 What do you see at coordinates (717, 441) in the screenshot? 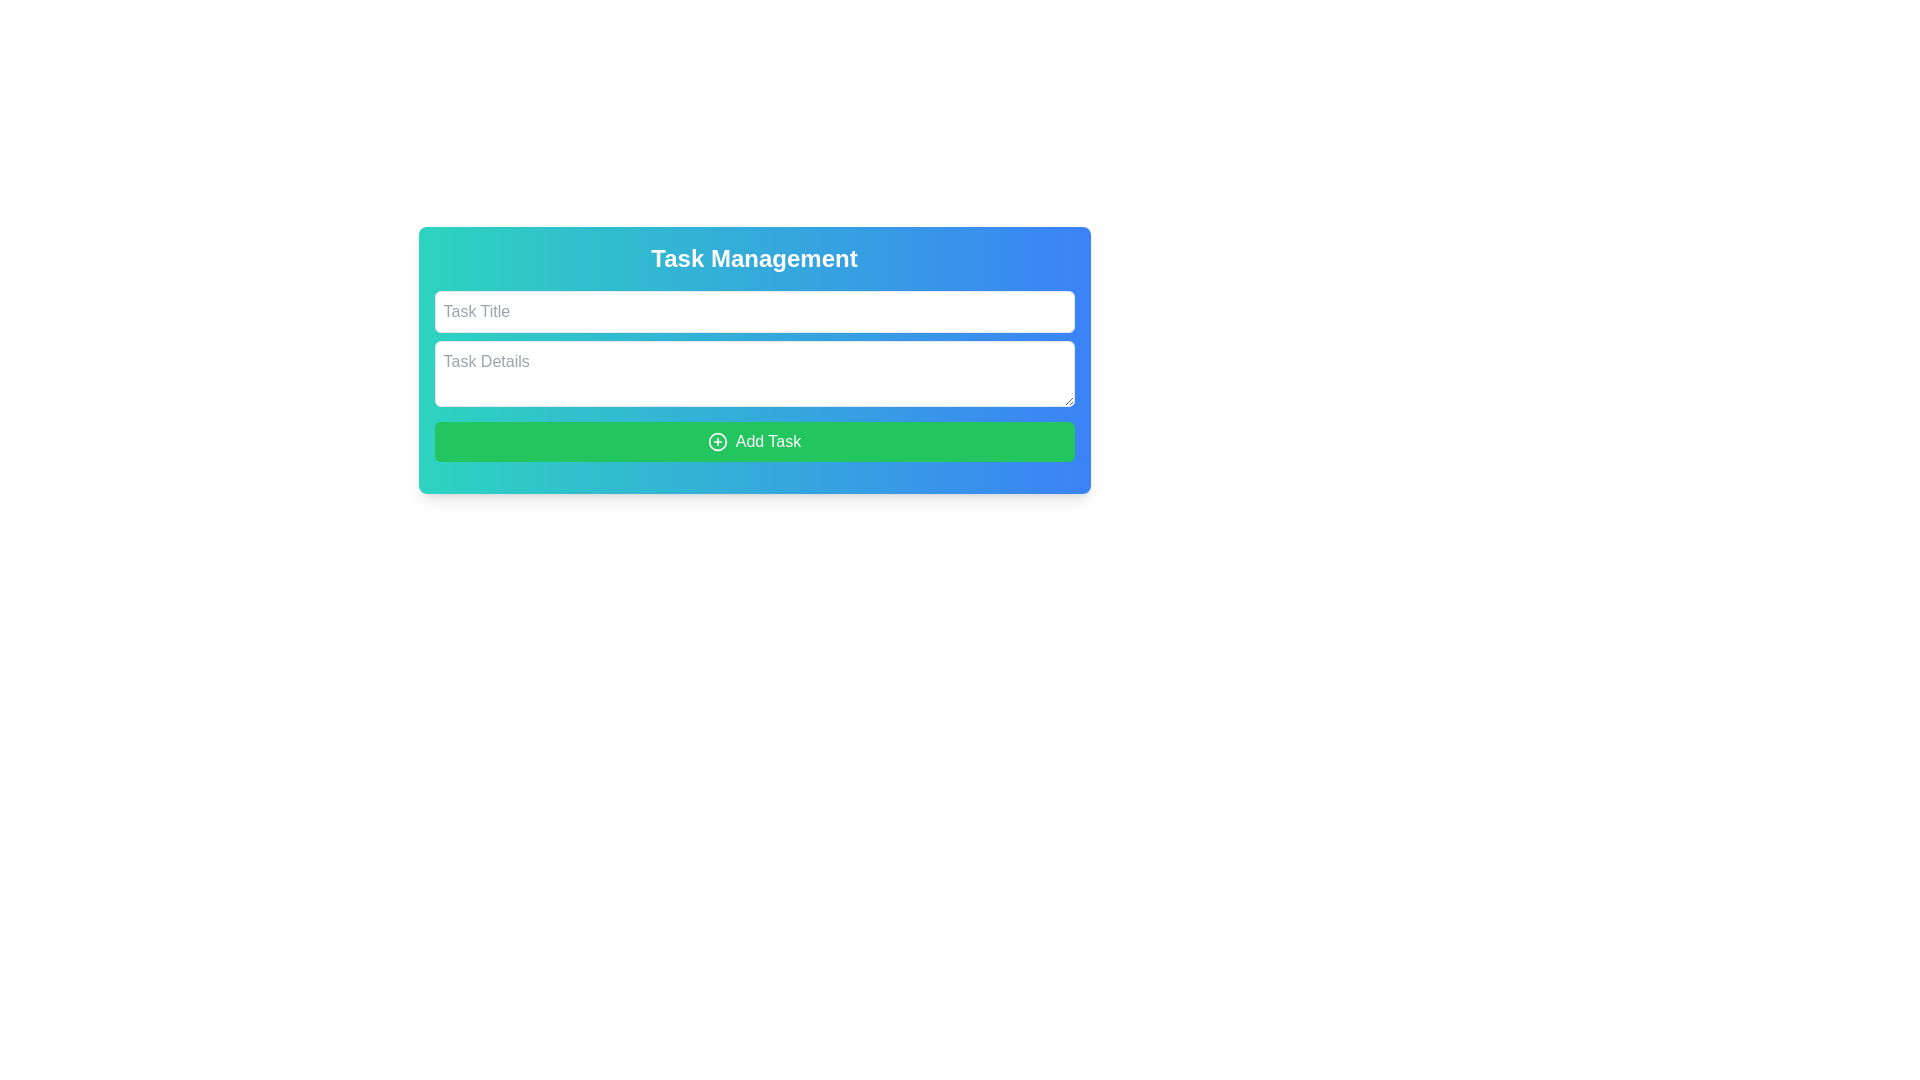
I see `the circular icon with a plus sign located within the 'Add Task' button, positioned towards the left side of the button text` at bounding box center [717, 441].